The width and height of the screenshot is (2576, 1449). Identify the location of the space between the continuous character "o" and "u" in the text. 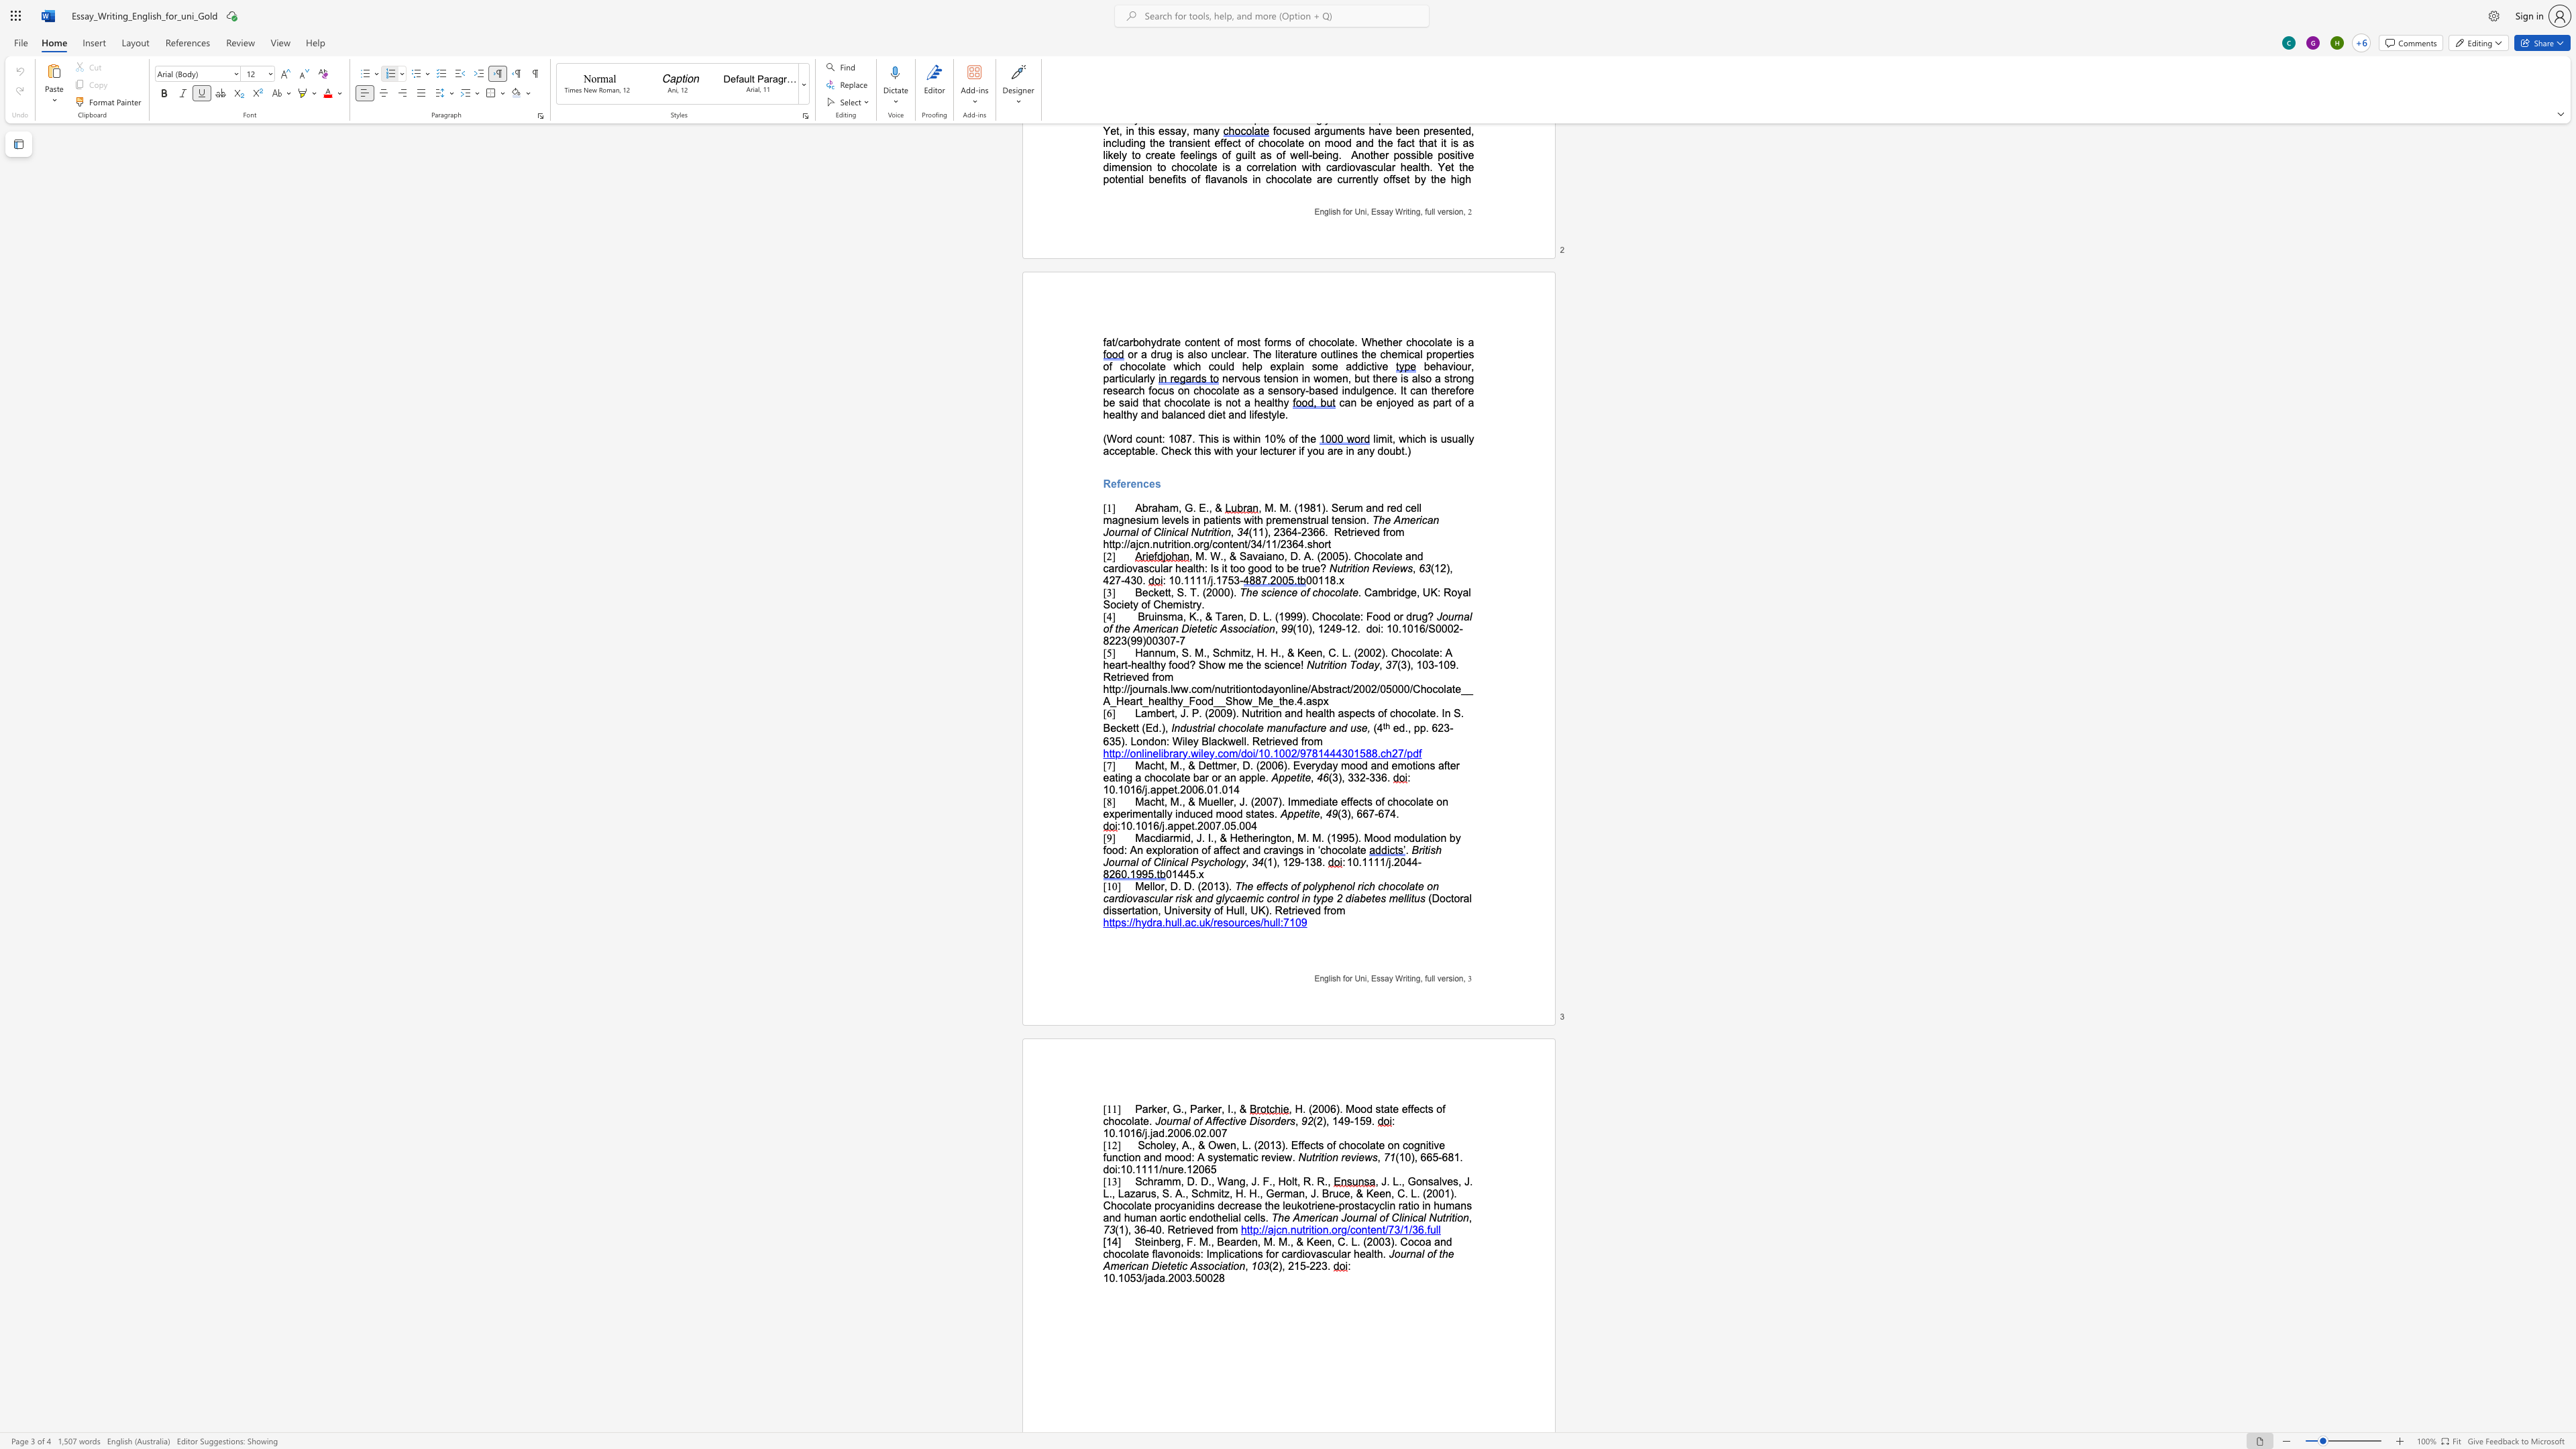
(1165, 1121).